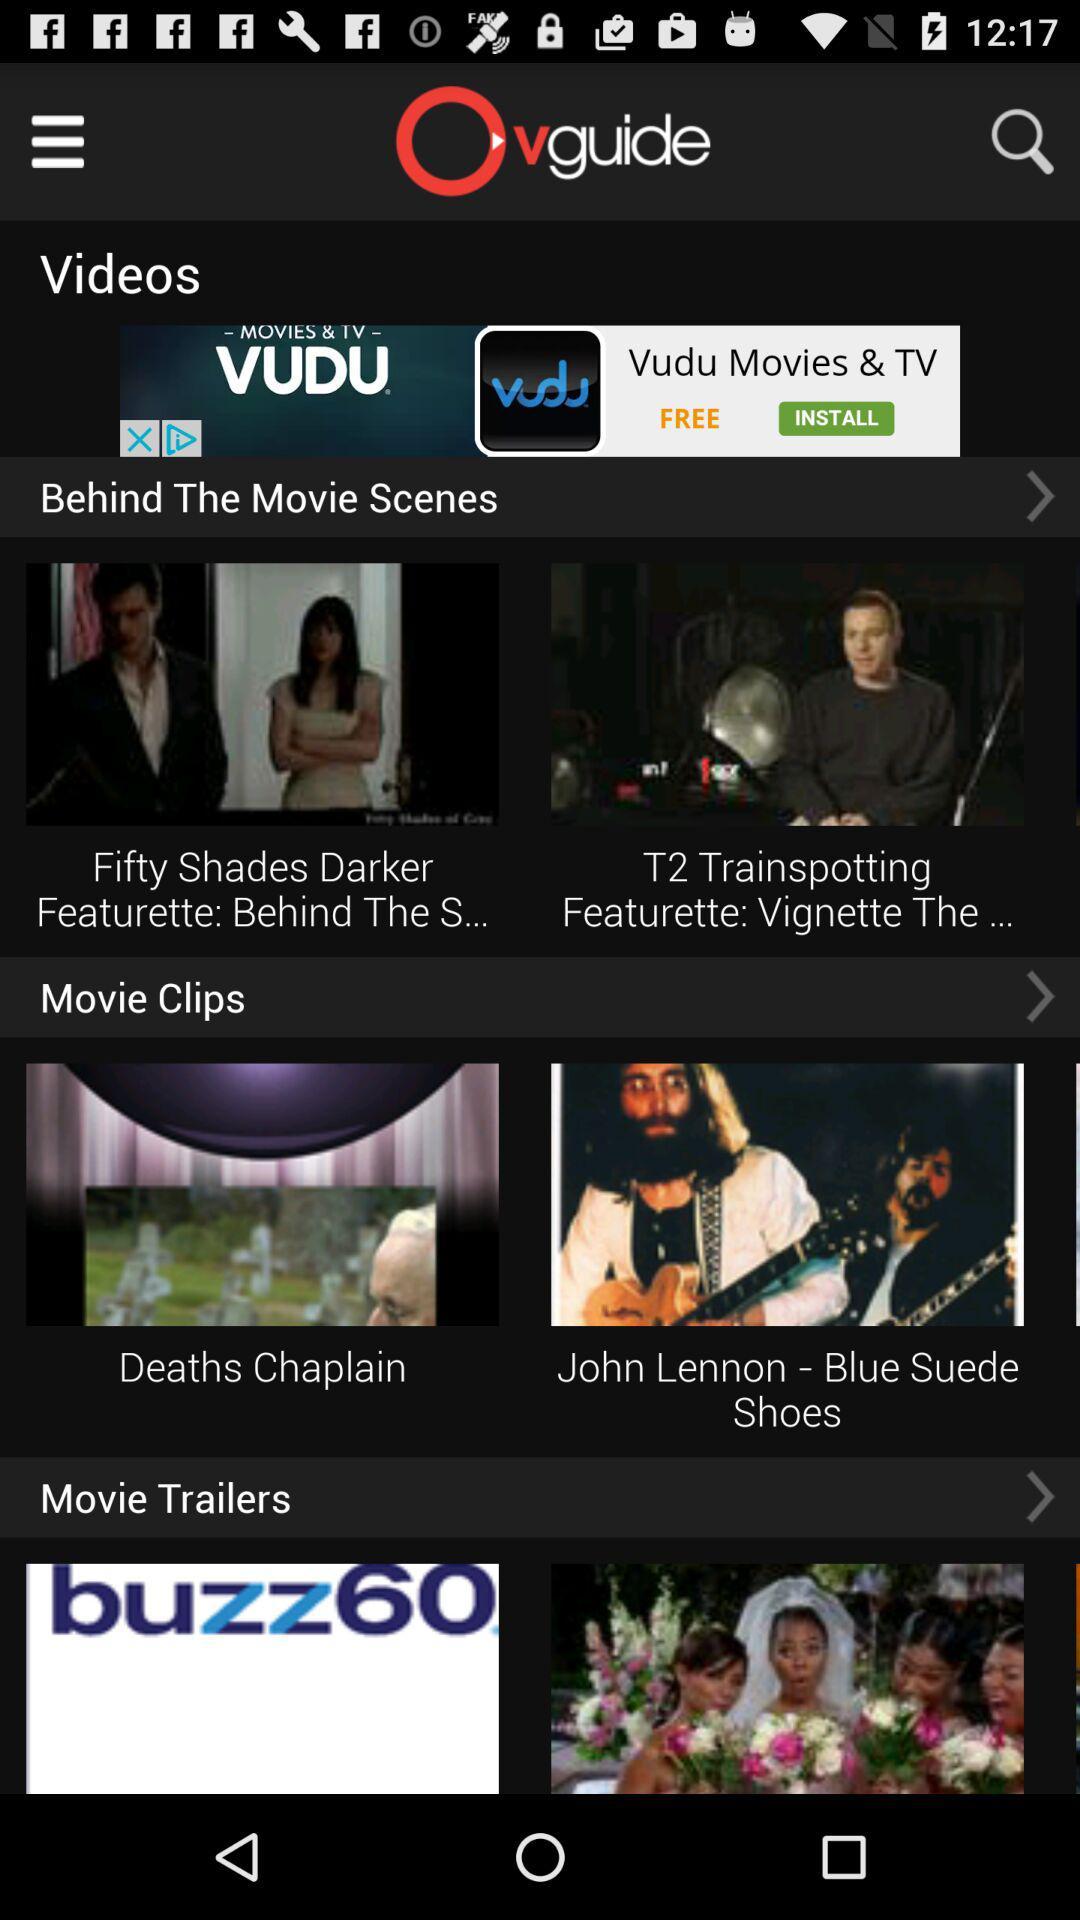 The image size is (1080, 1920). Describe the element at coordinates (1039, 996) in the screenshot. I see `see more videos` at that location.